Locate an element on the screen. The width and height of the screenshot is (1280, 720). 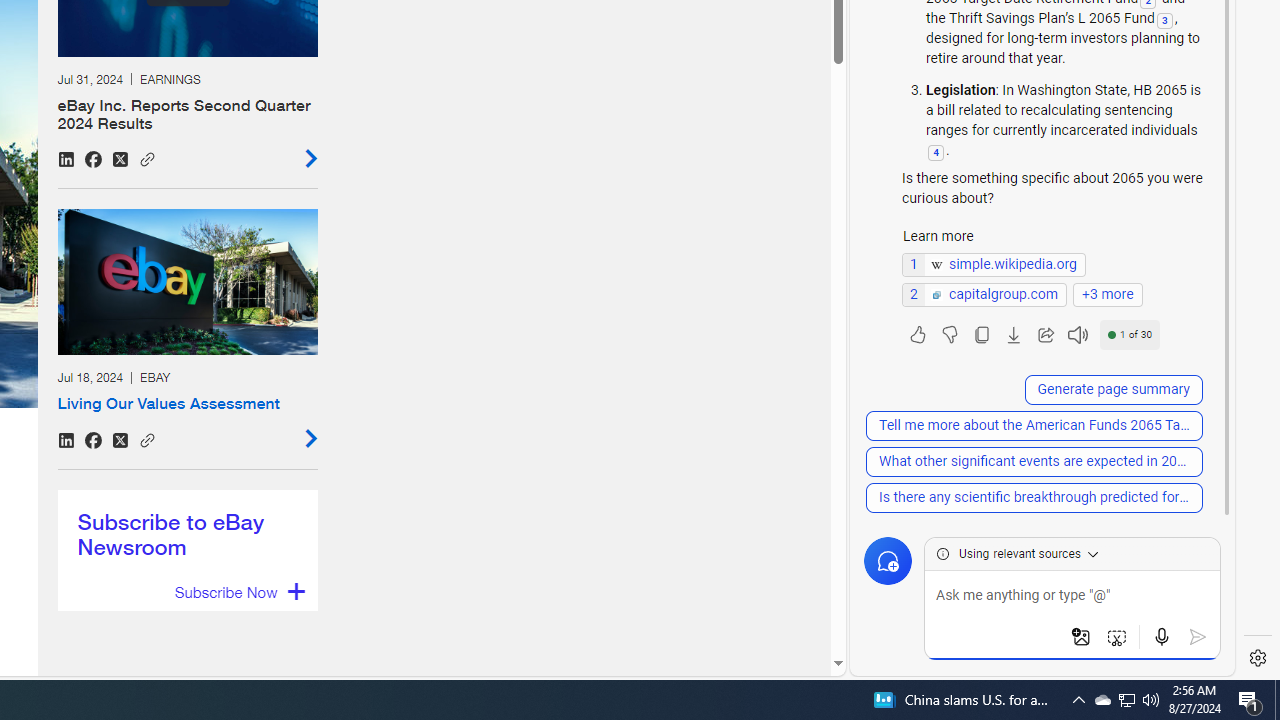
'Copy link to clipboard' is located at coordinates (146, 437).